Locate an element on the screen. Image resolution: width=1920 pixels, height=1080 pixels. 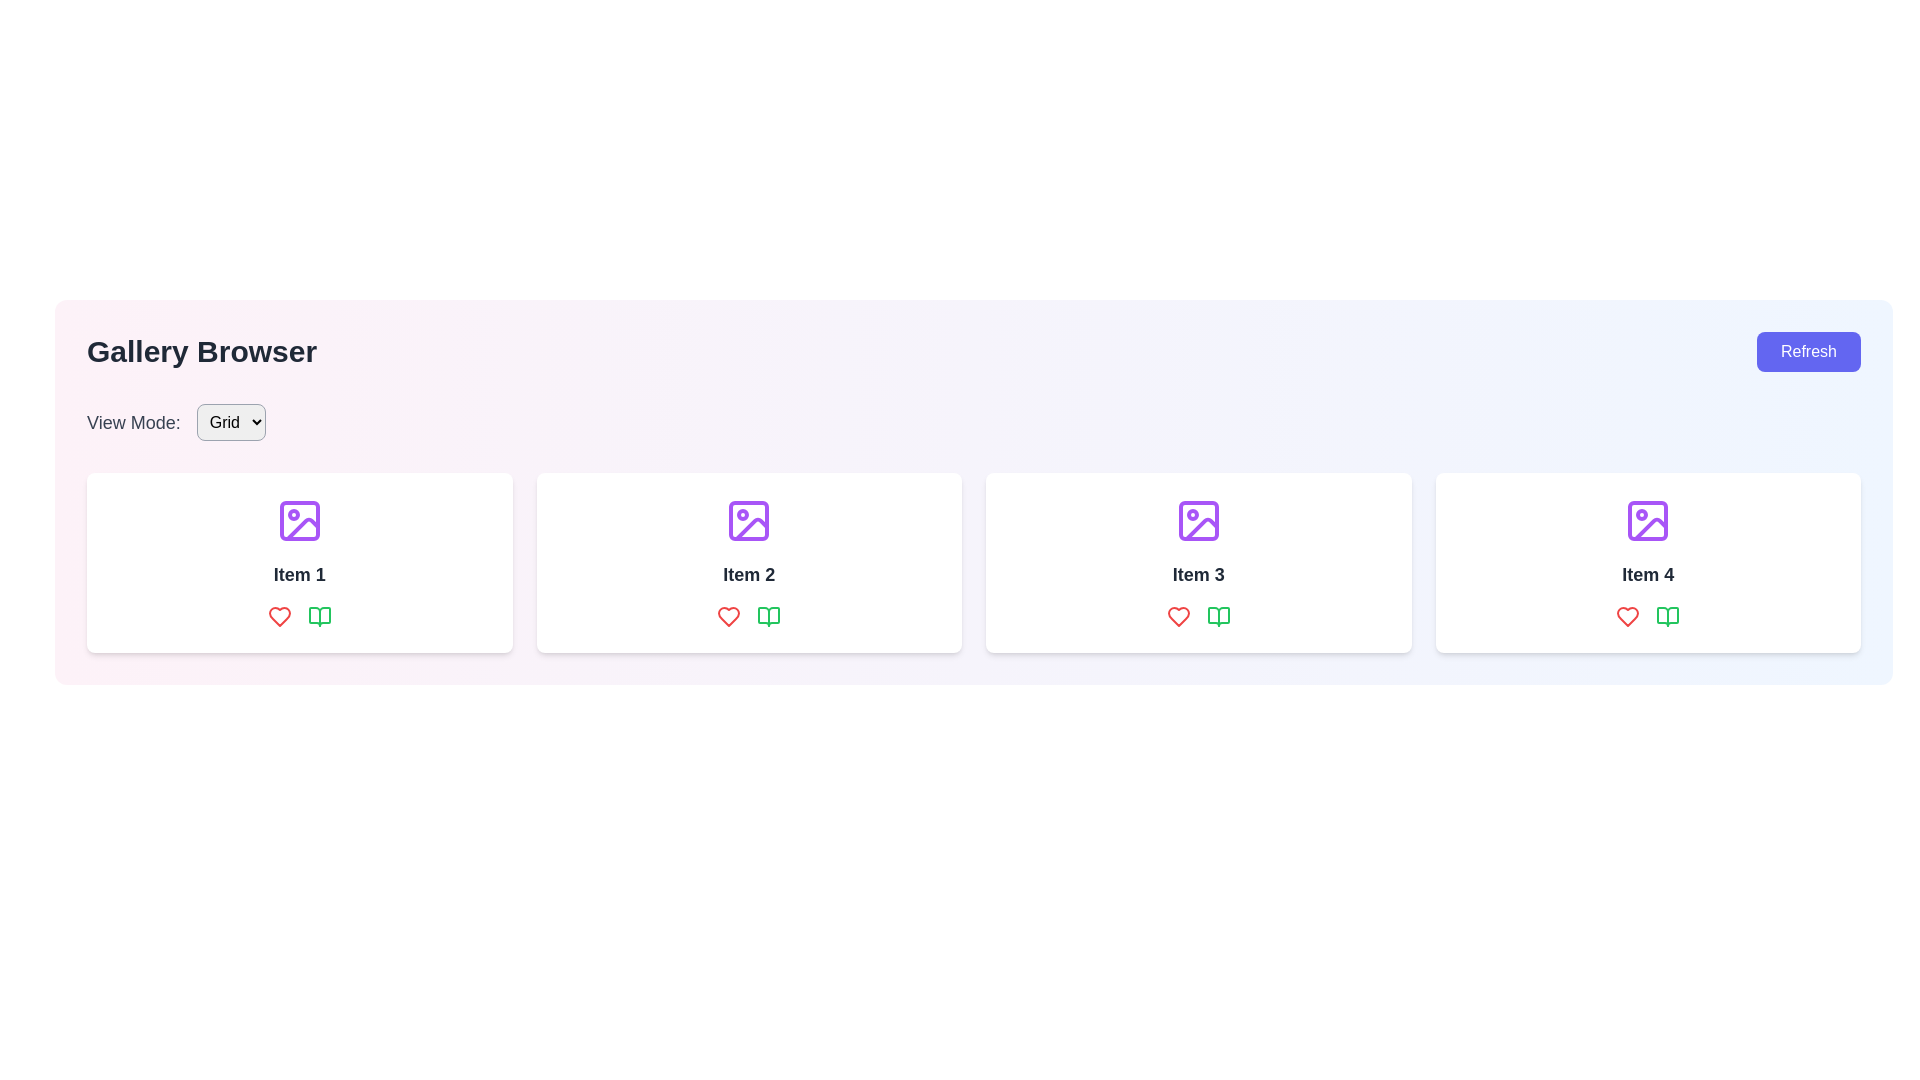
the heart-shaped red icon located at the bottom-left corner of the card representing 'Item 4' is located at coordinates (1627, 616).